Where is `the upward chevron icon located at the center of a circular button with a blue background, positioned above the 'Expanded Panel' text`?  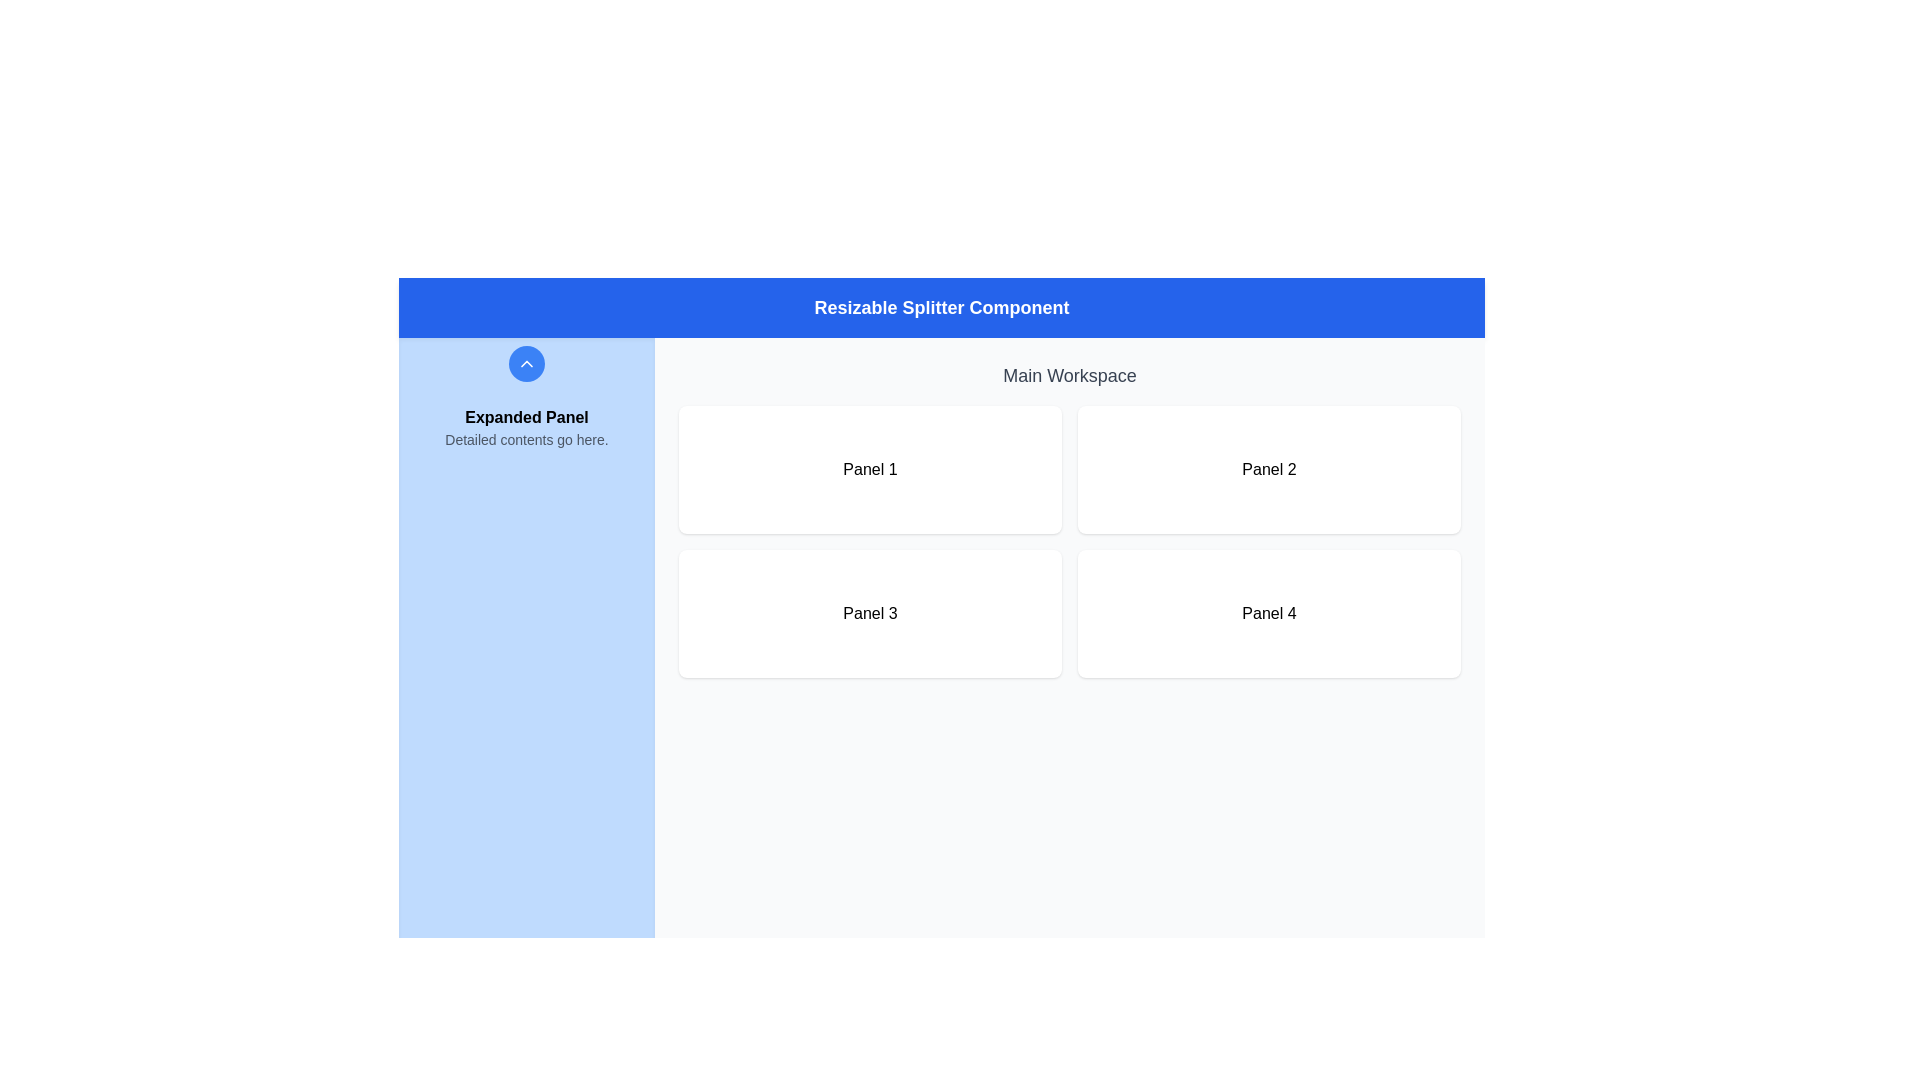 the upward chevron icon located at the center of a circular button with a blue background, positioned above the 'Expanded Panel' text is located at coordinates (527, 363).